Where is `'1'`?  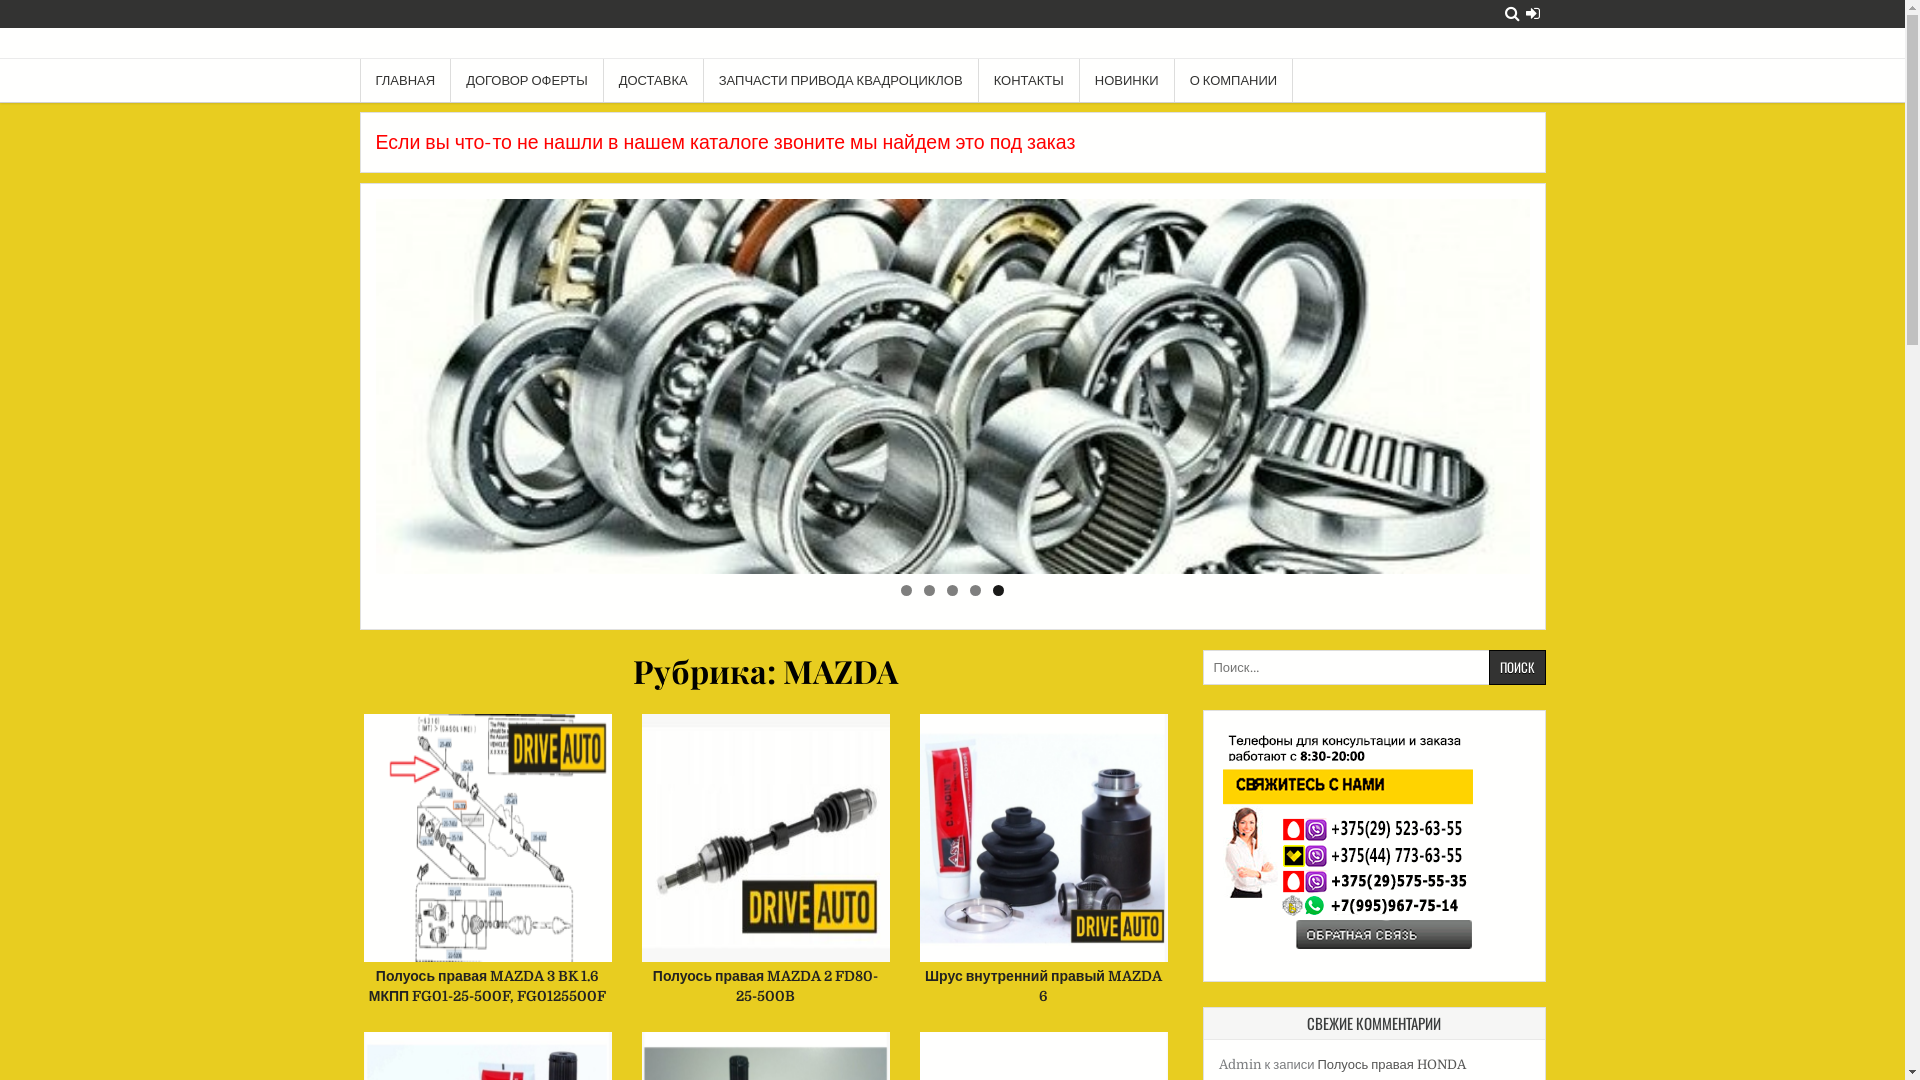 '1' is located at coordinates (900, 589).